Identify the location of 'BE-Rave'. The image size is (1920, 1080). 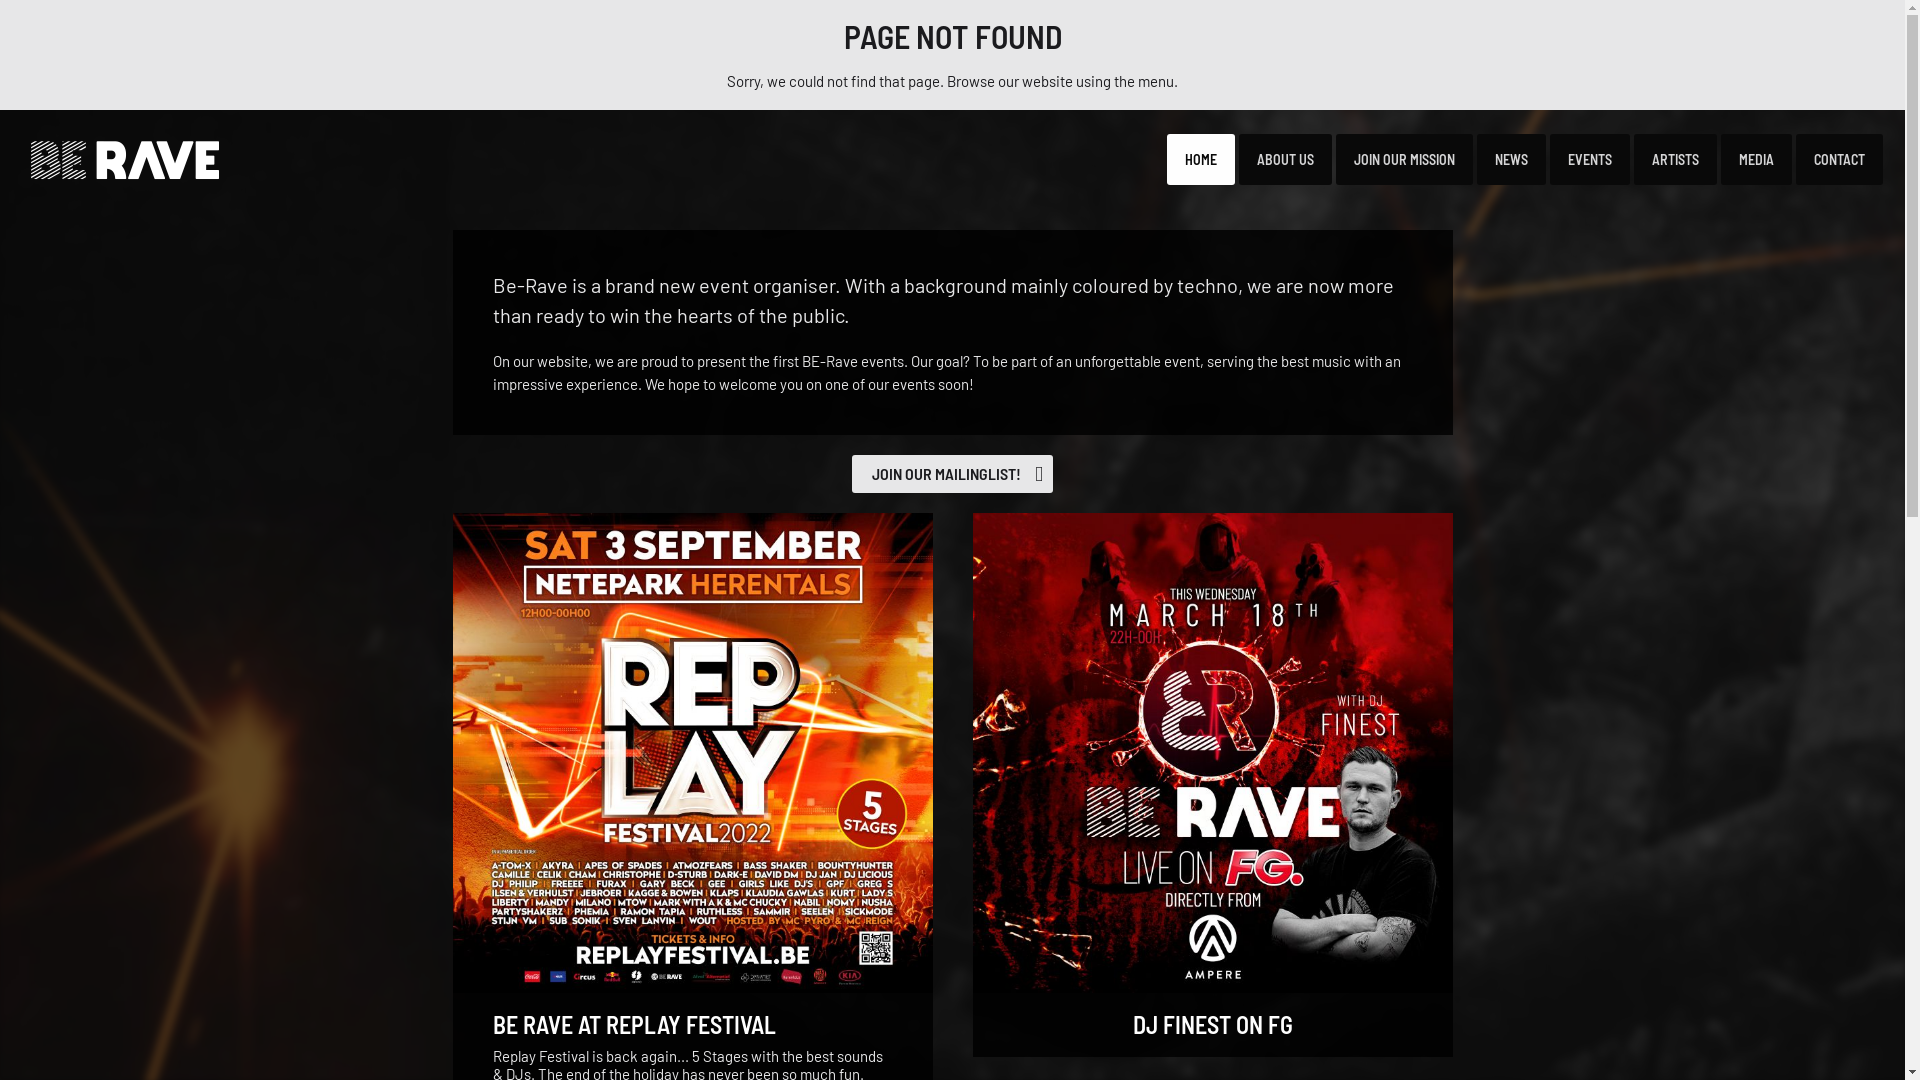
(119, 158).